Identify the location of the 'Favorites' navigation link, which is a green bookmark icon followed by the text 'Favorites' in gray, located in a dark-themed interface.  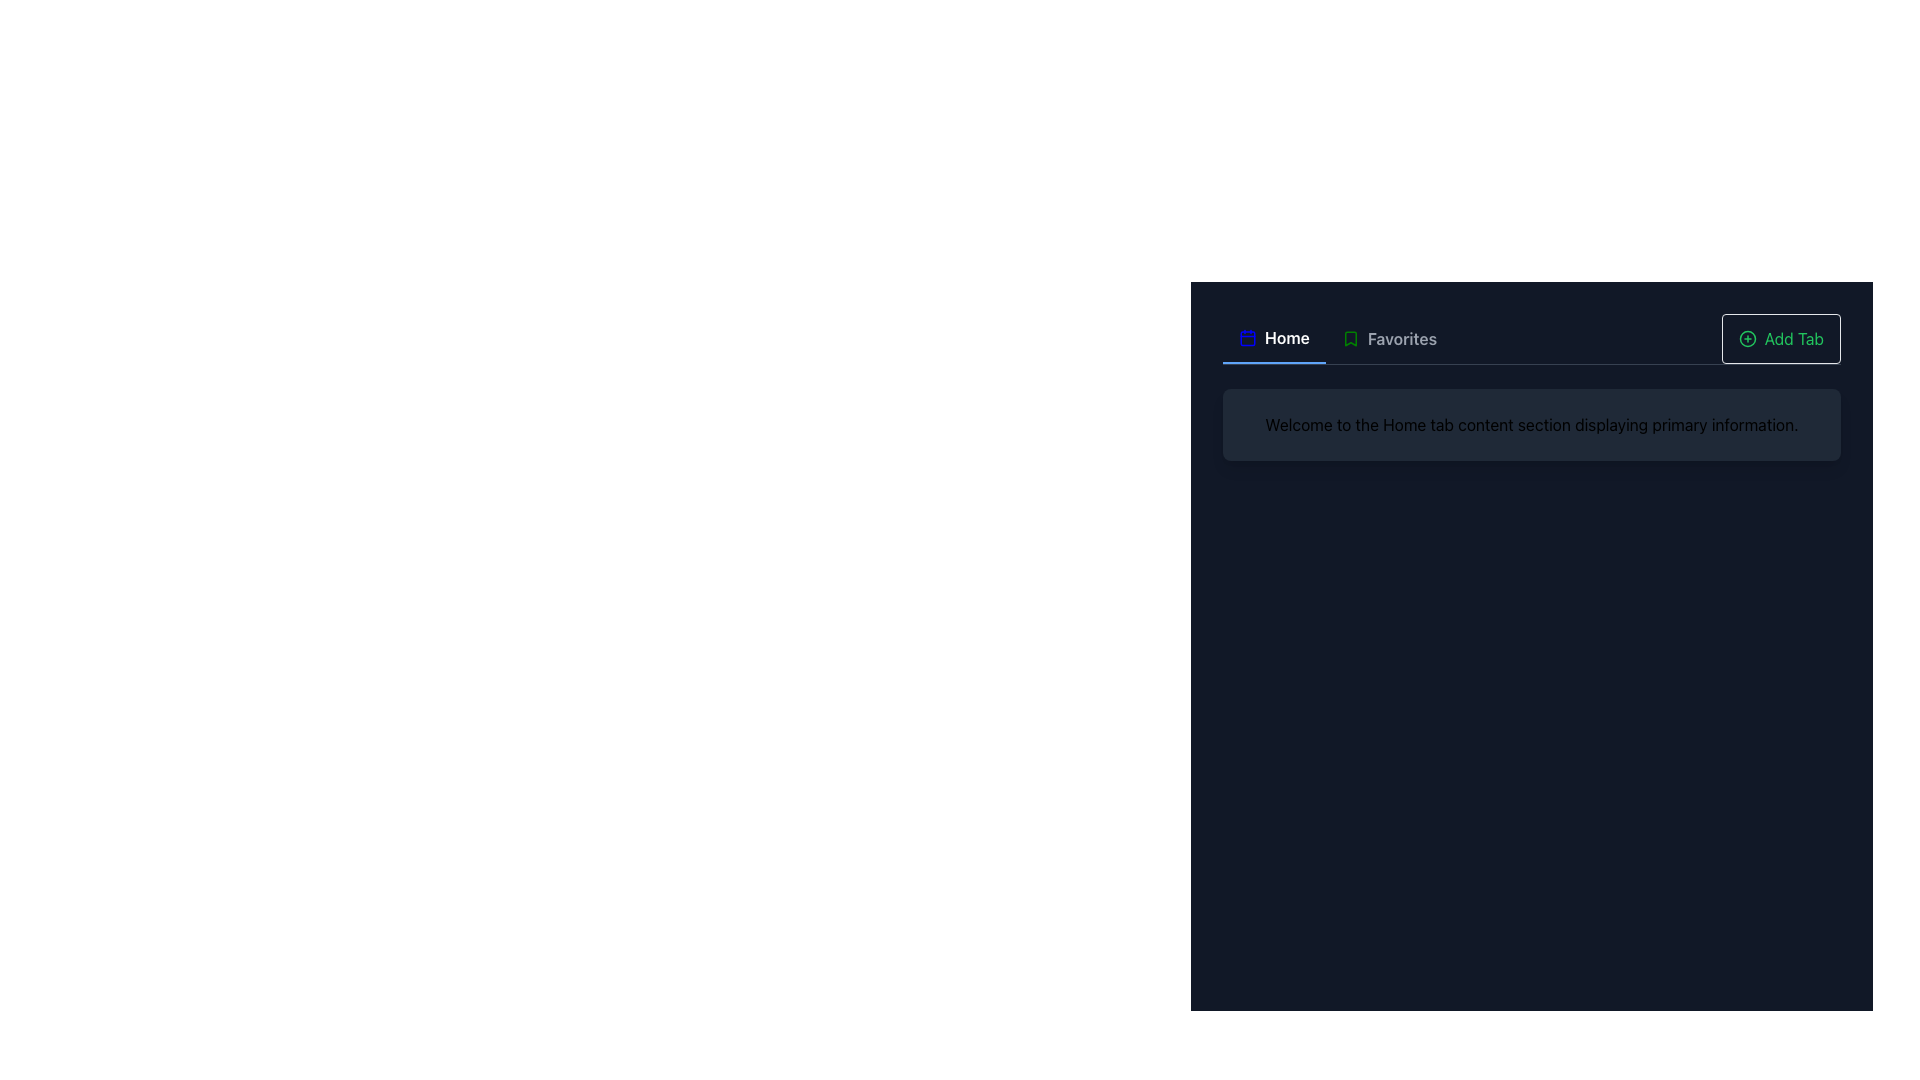
(1388, 338).